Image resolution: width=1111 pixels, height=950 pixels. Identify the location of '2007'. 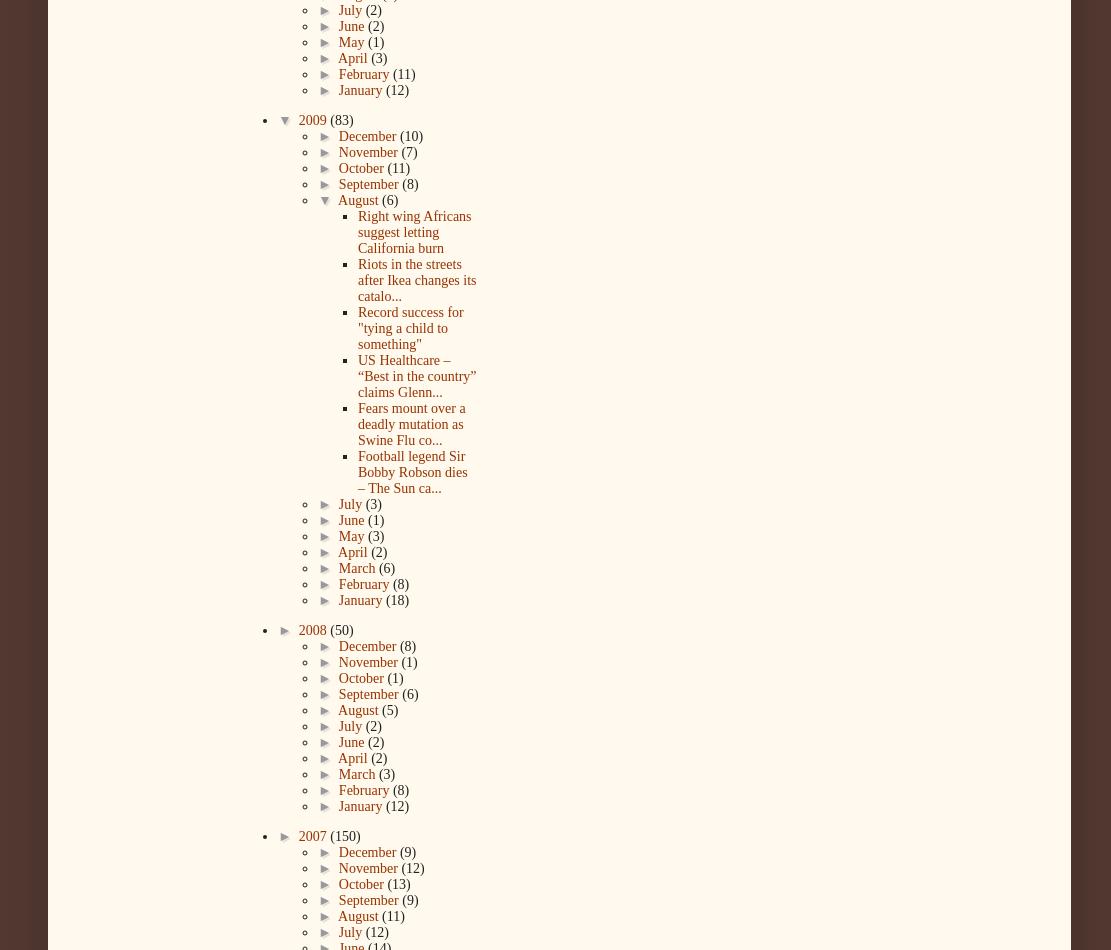
(297, 835).